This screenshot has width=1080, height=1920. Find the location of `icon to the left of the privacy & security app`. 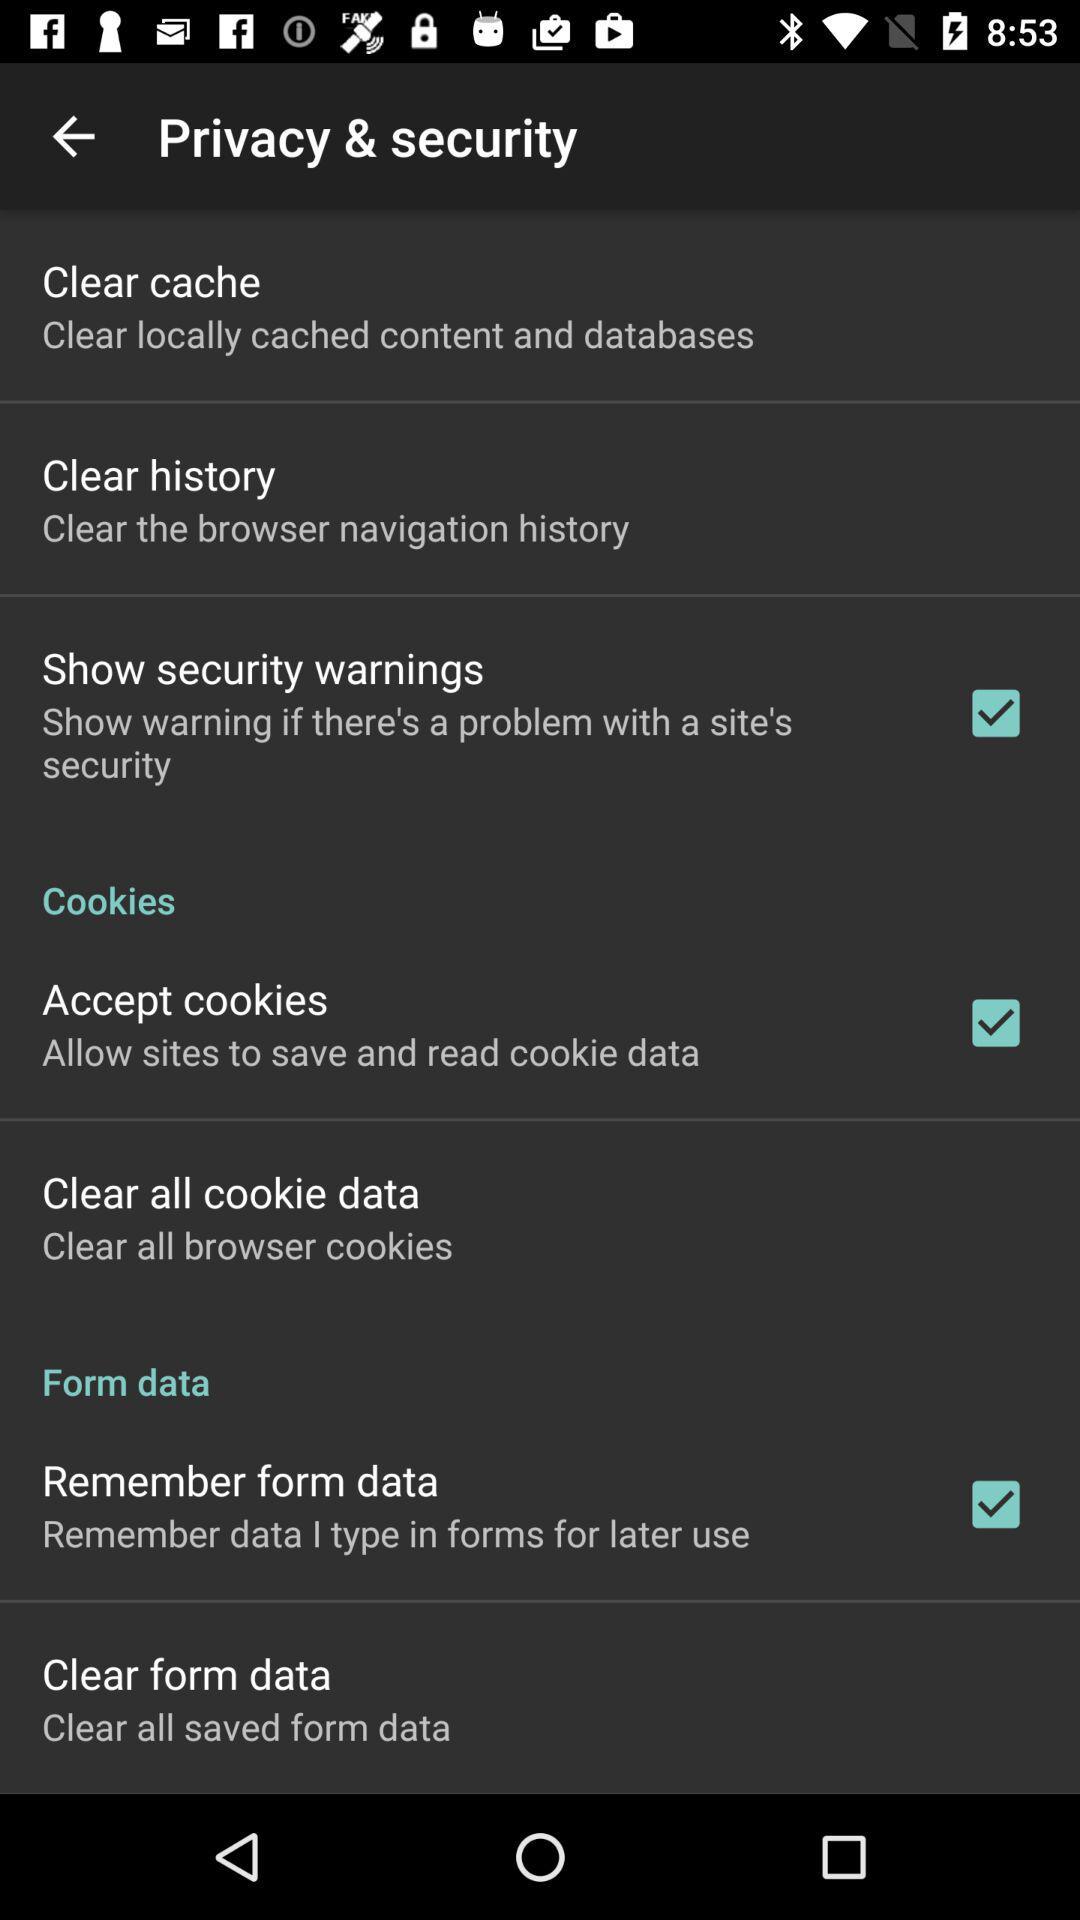

icon to the left of the privacy & security app is located at coordinates (72, 135).